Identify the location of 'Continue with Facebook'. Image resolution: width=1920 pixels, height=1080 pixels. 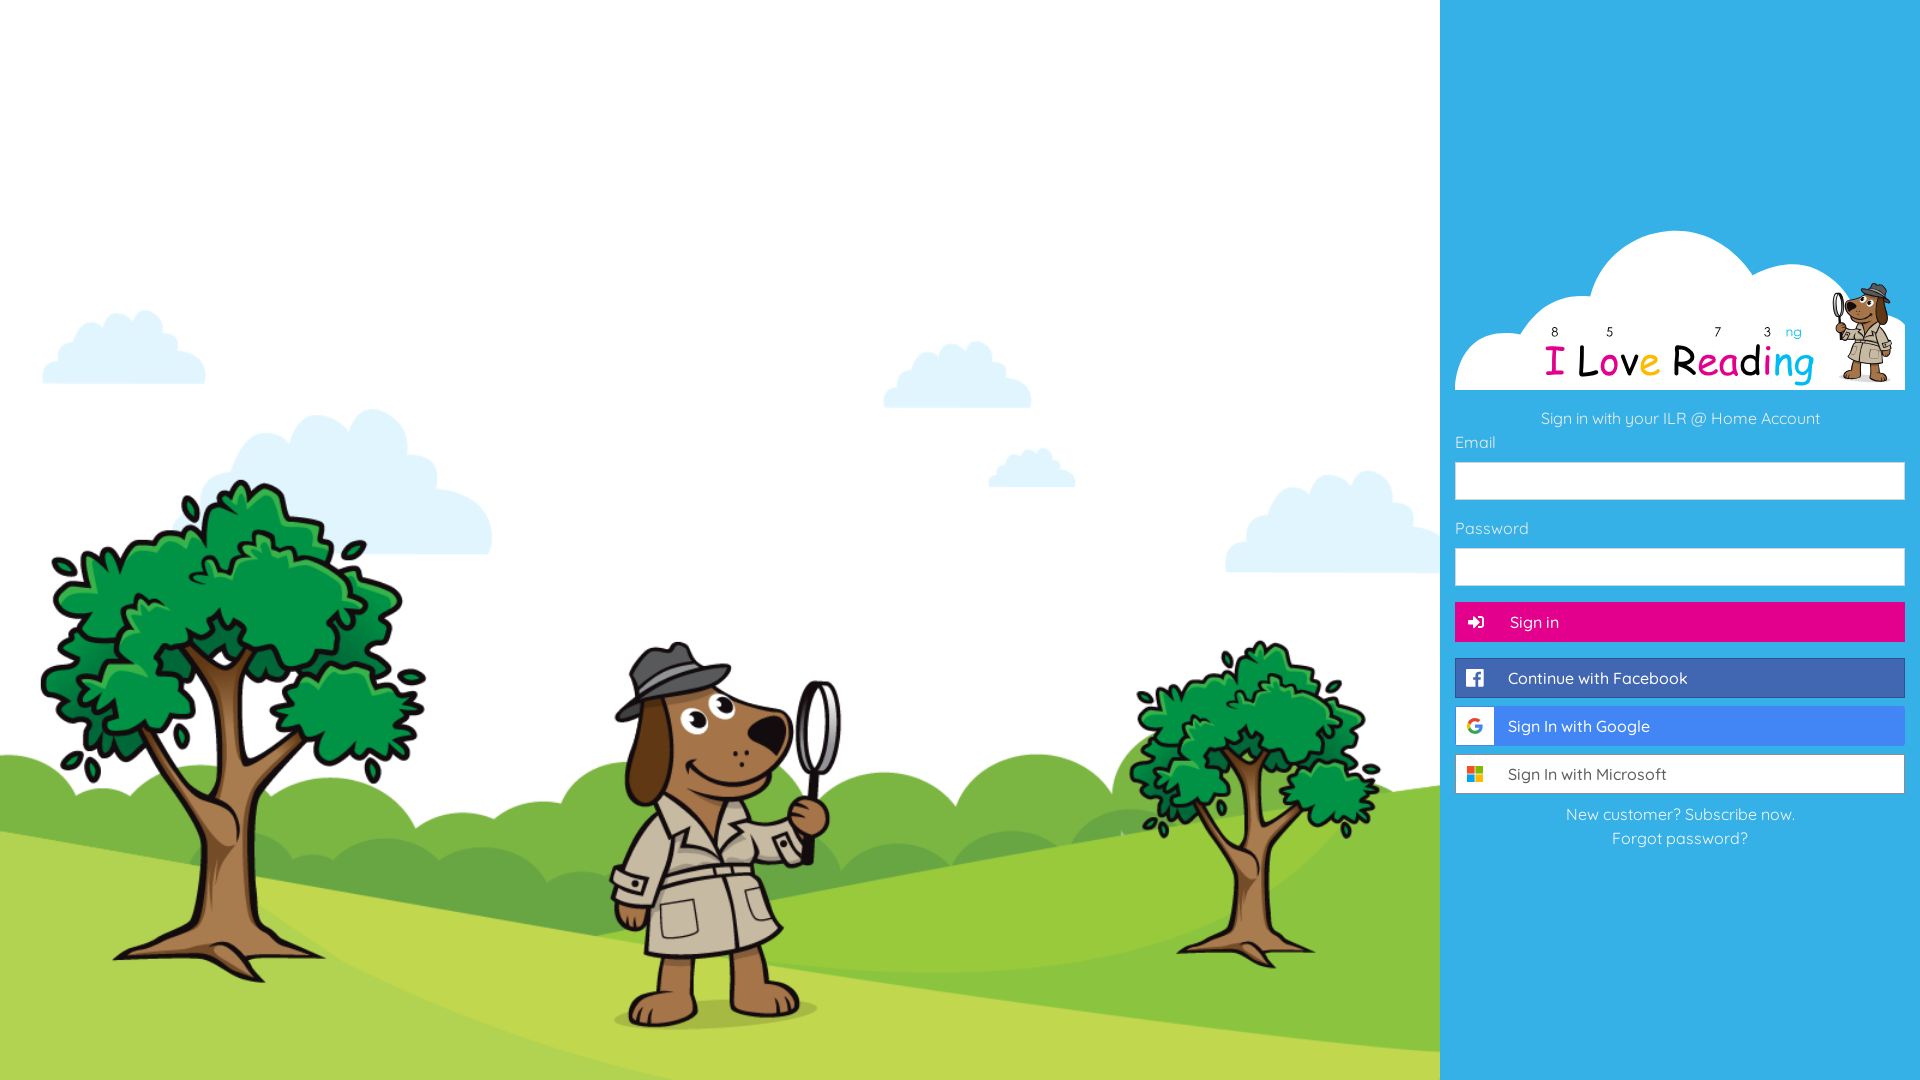
(1680, 677).